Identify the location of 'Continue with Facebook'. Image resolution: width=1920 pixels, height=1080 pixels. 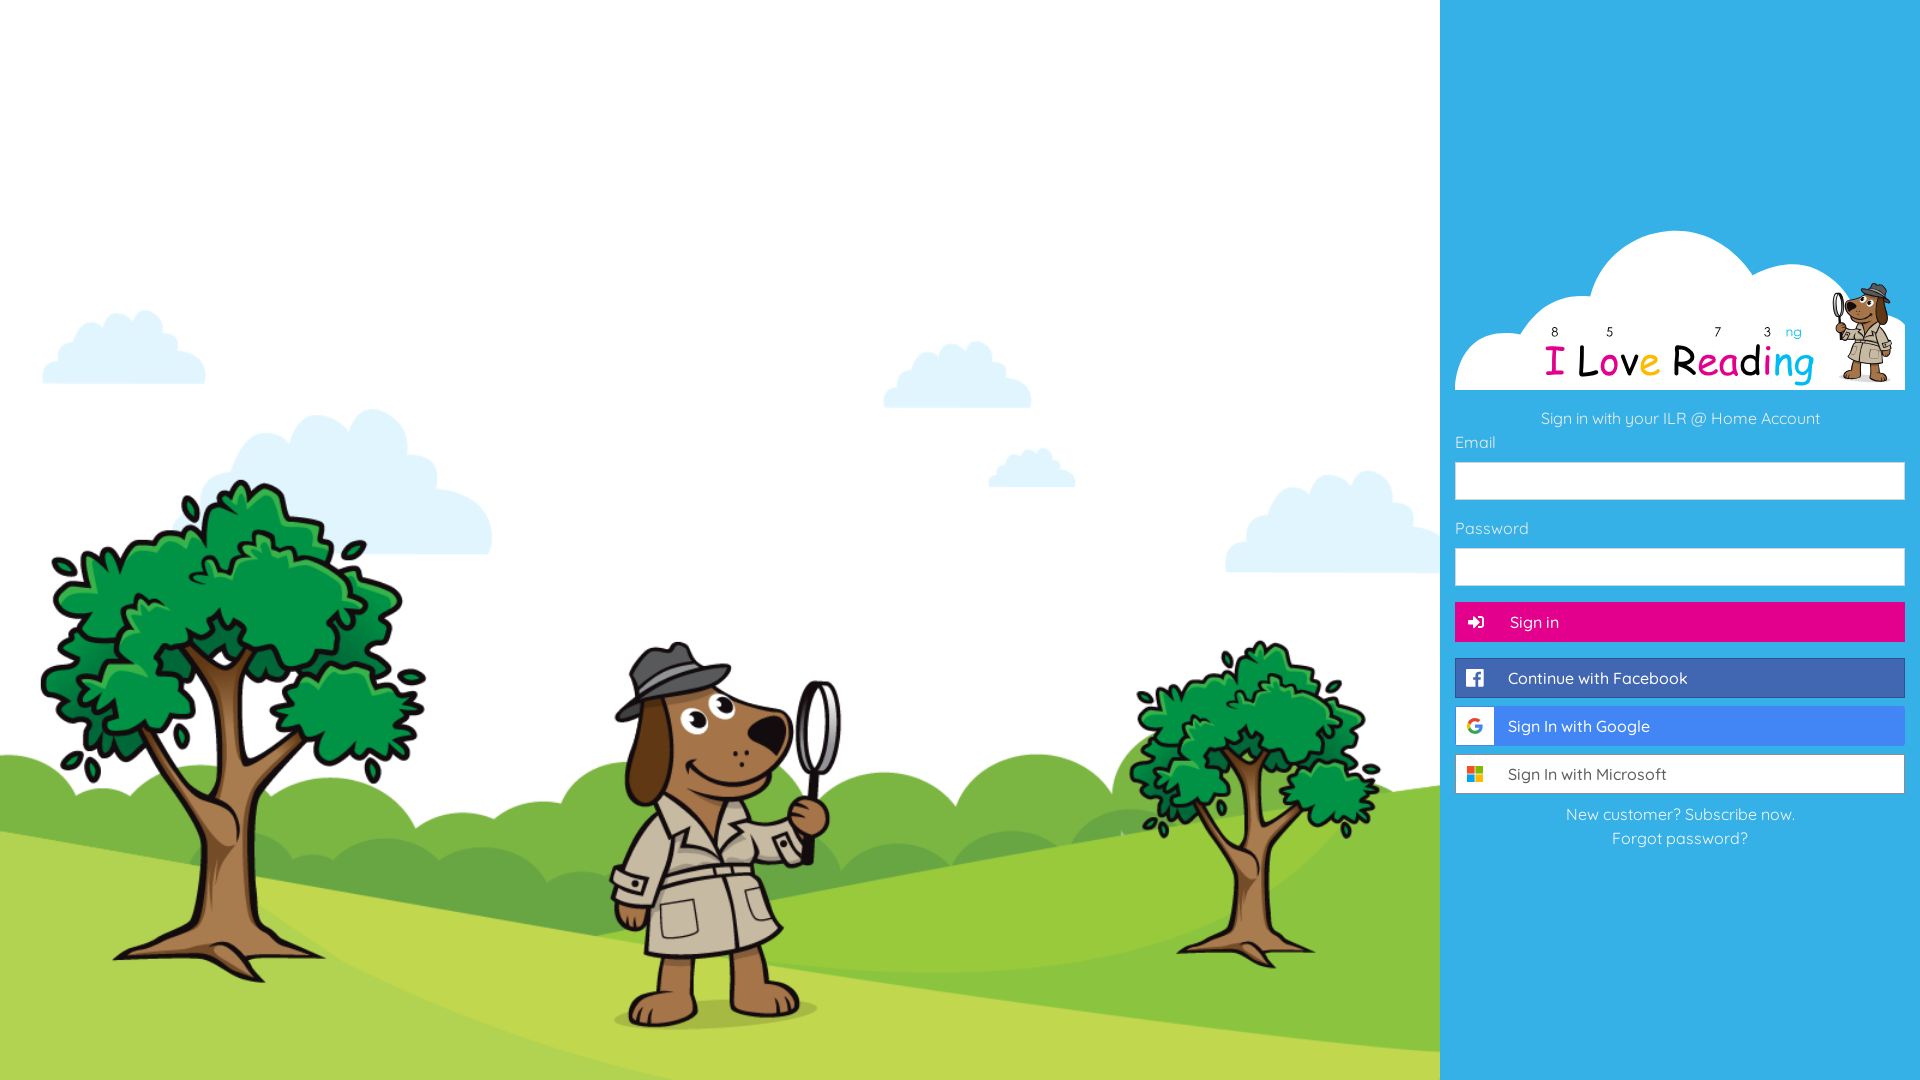
(1680, 677).